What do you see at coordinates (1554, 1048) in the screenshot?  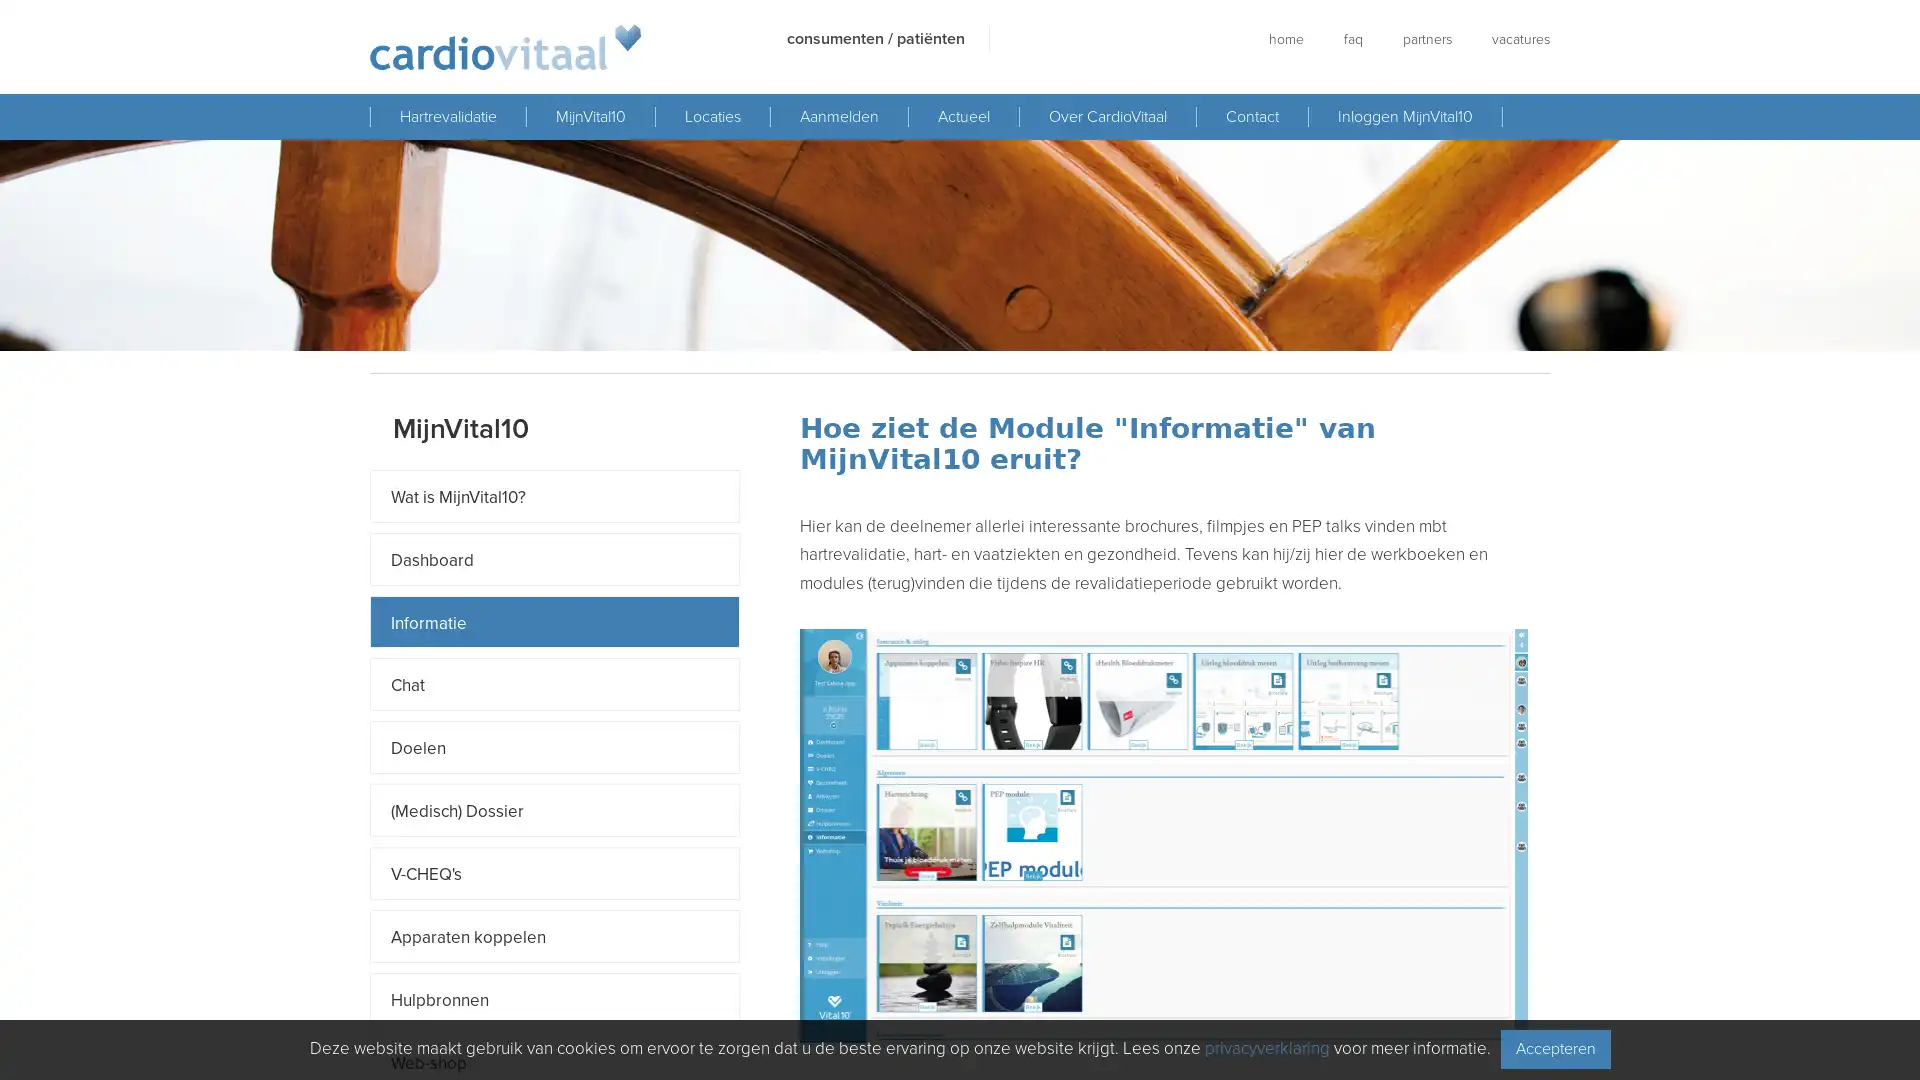 I see `Accepteren` at bounding box center [1554, 1048].